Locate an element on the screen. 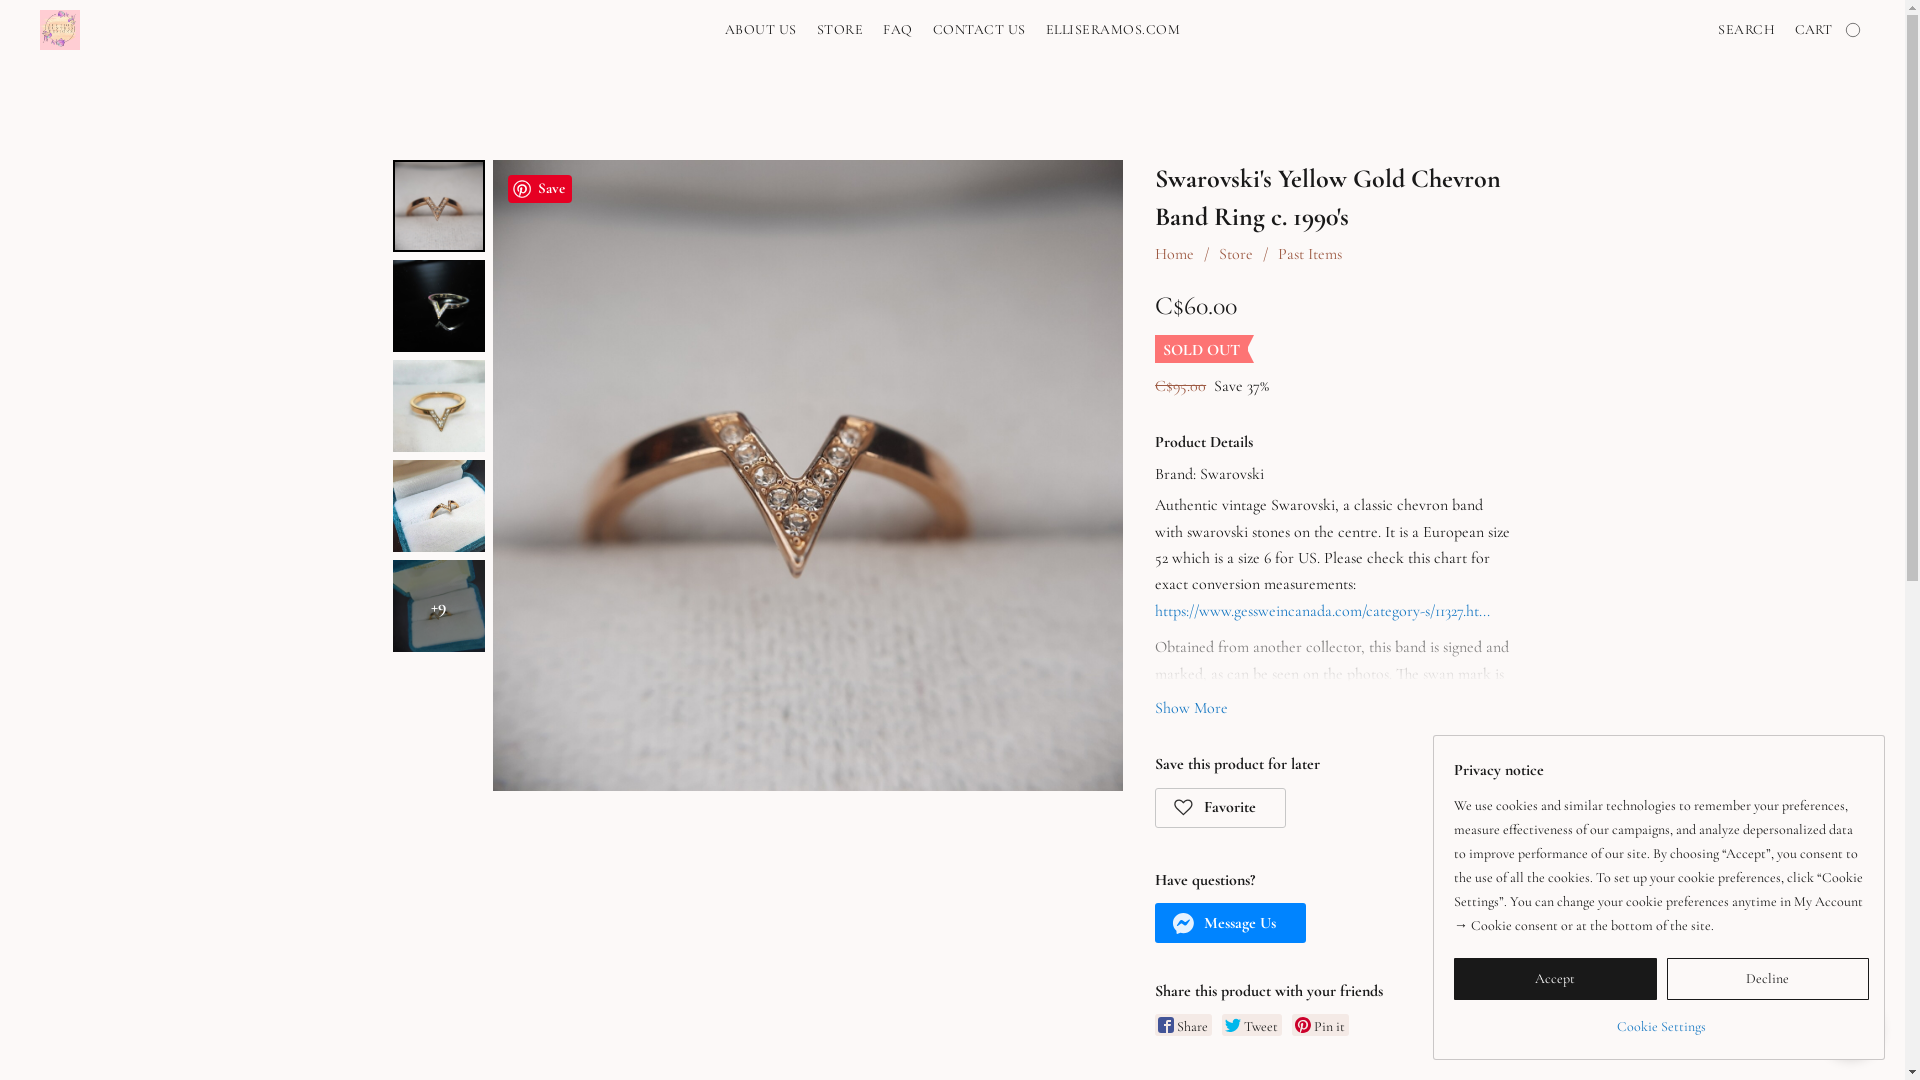 The image size is (1920, 1080). 'https://www.gessweincanada.com/category-s/11327.ht...' is located at coordinates (1322, 609).